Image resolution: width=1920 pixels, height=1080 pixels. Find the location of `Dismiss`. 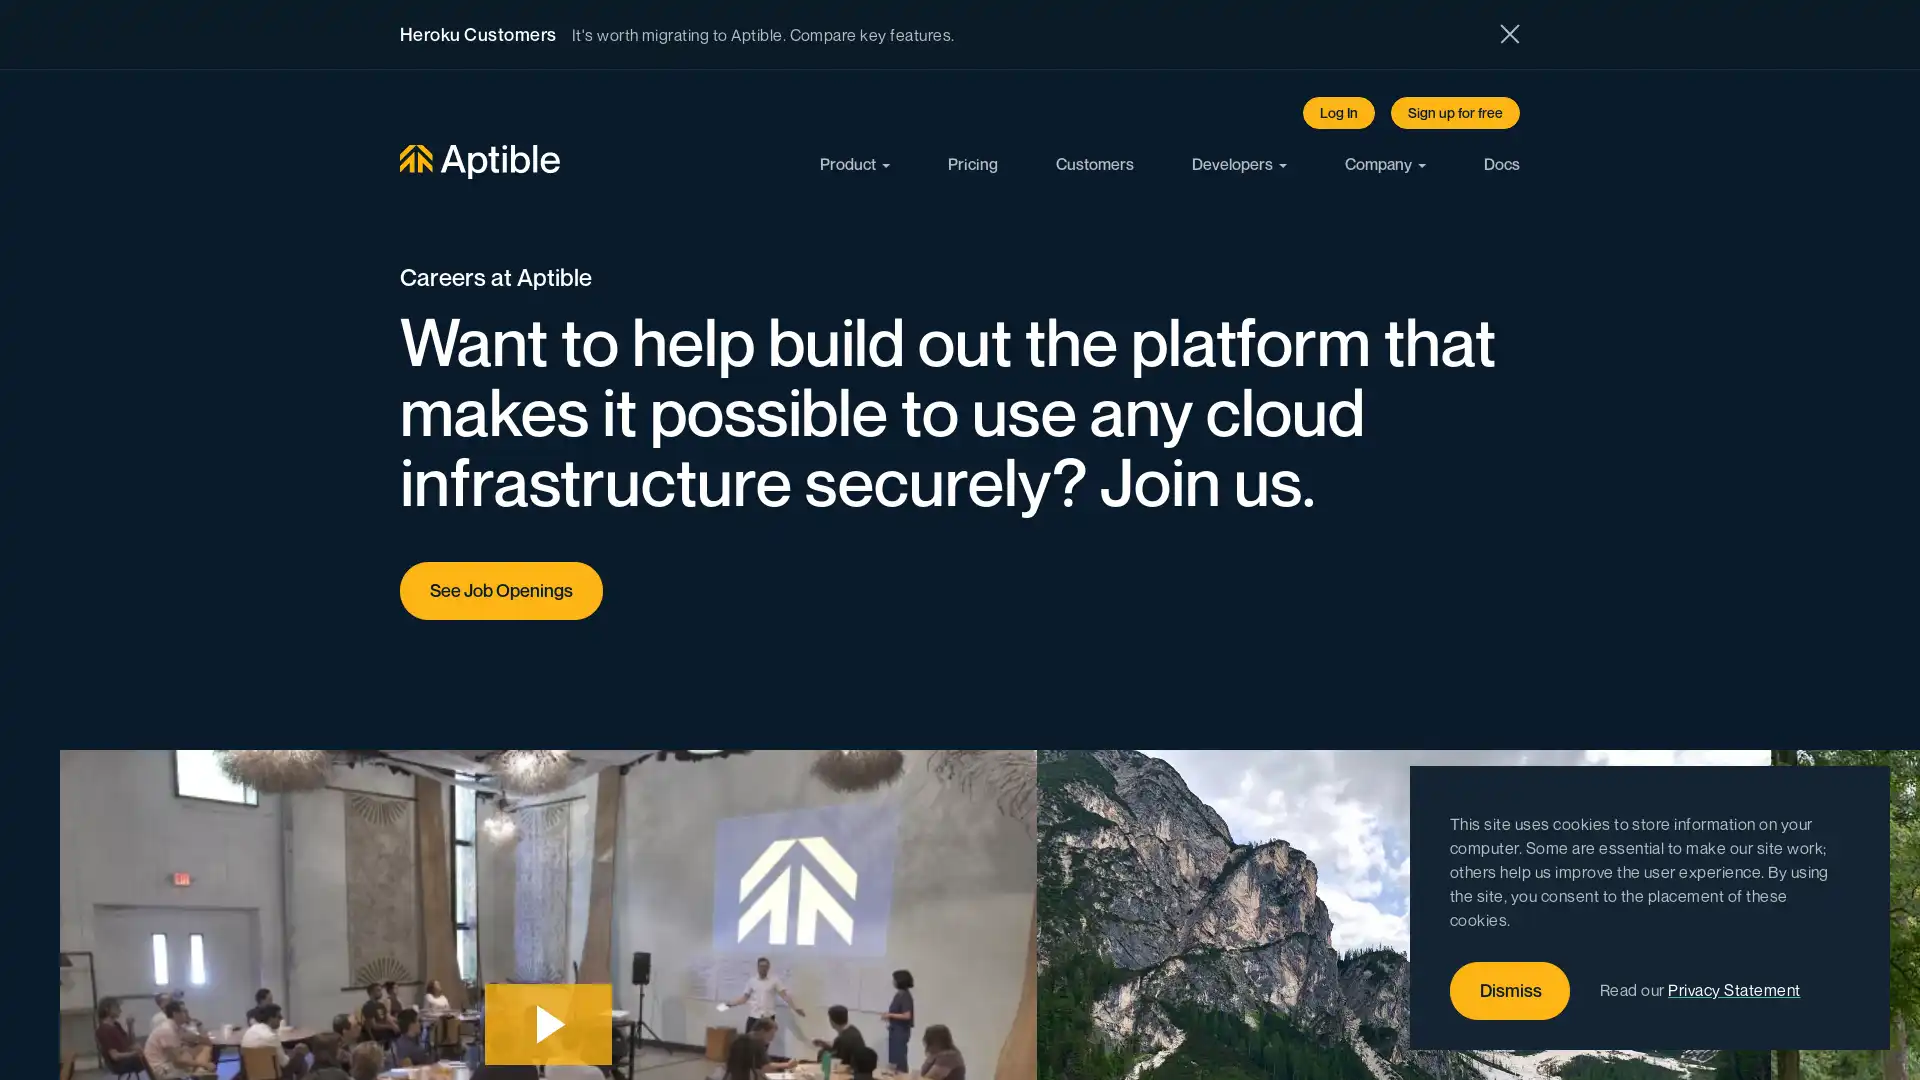

Dismiss is located at coordinates (1510, 991).